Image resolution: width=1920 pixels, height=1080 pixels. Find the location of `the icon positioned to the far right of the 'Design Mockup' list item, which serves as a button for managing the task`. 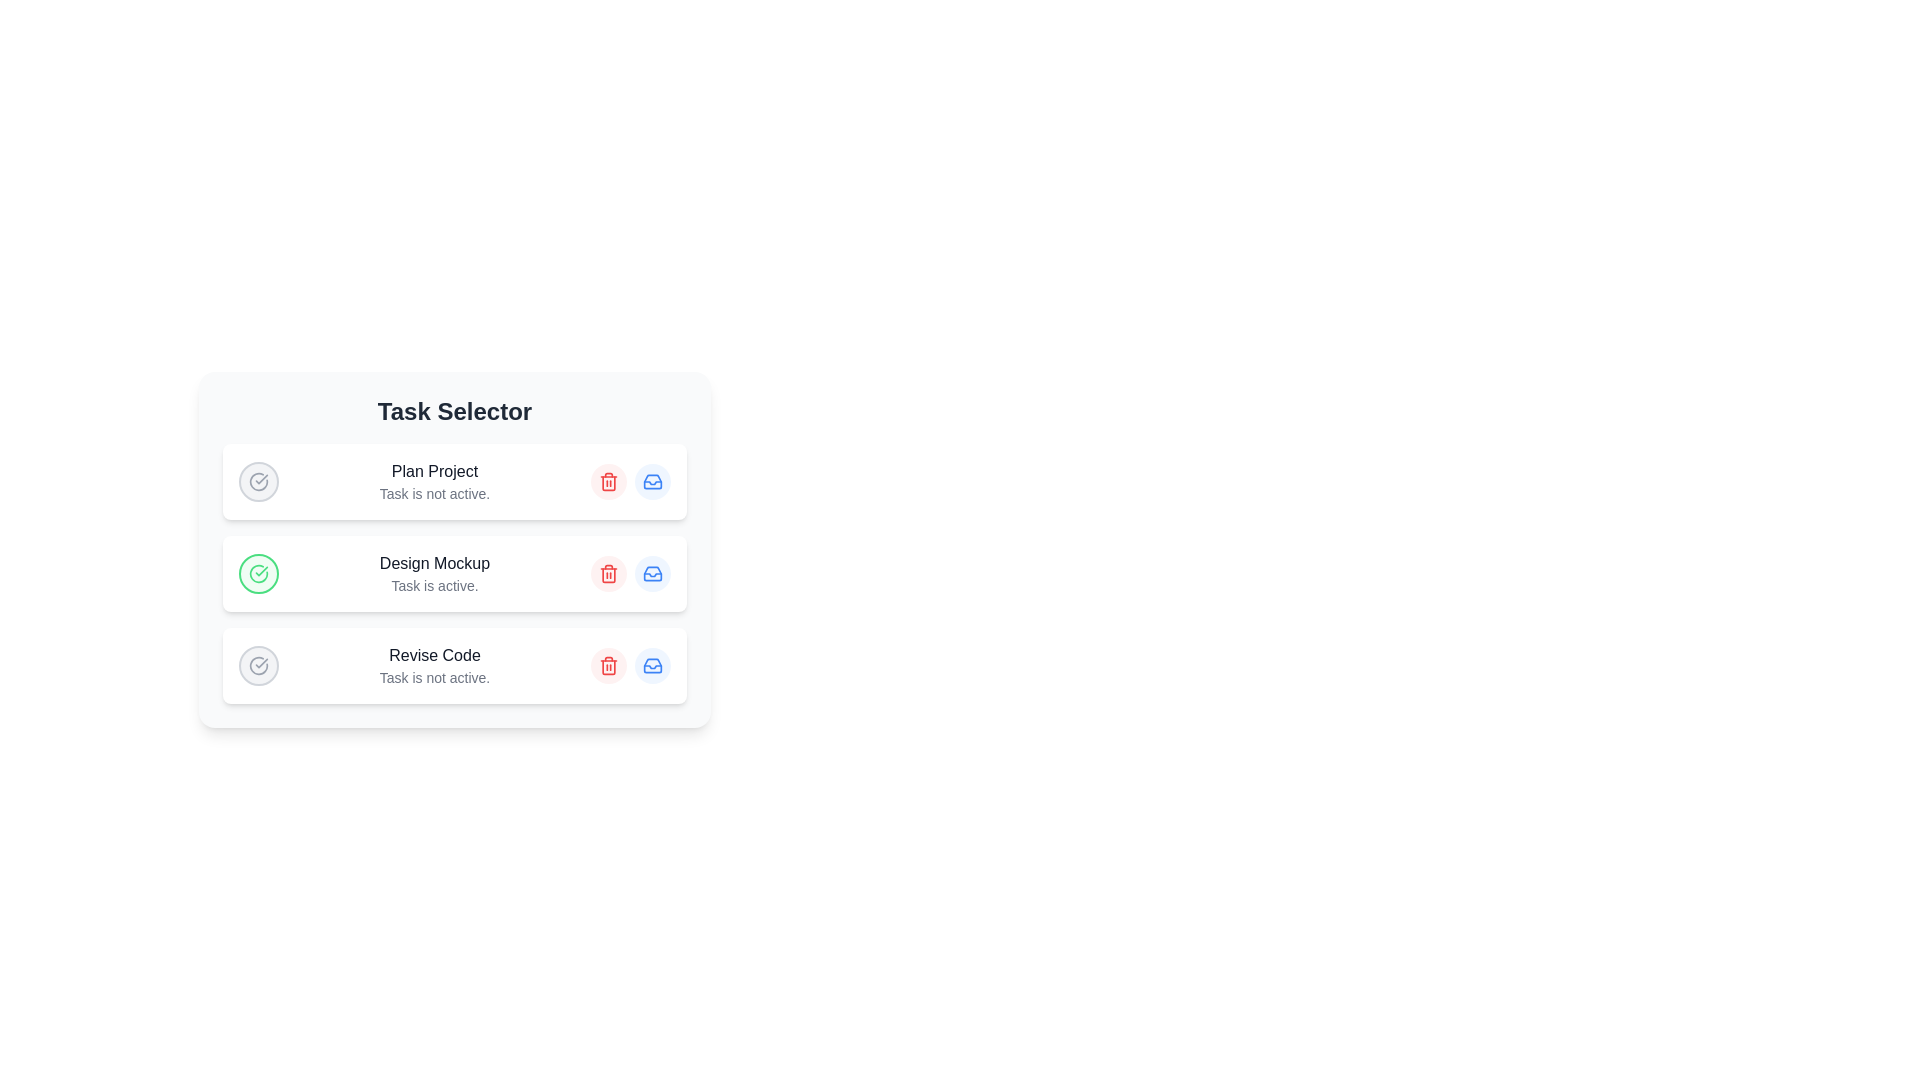

the icon positioned to the far right of the 'Design Mockup' list item, which serves as a button for managing the task is located at coordinates (652, 574).